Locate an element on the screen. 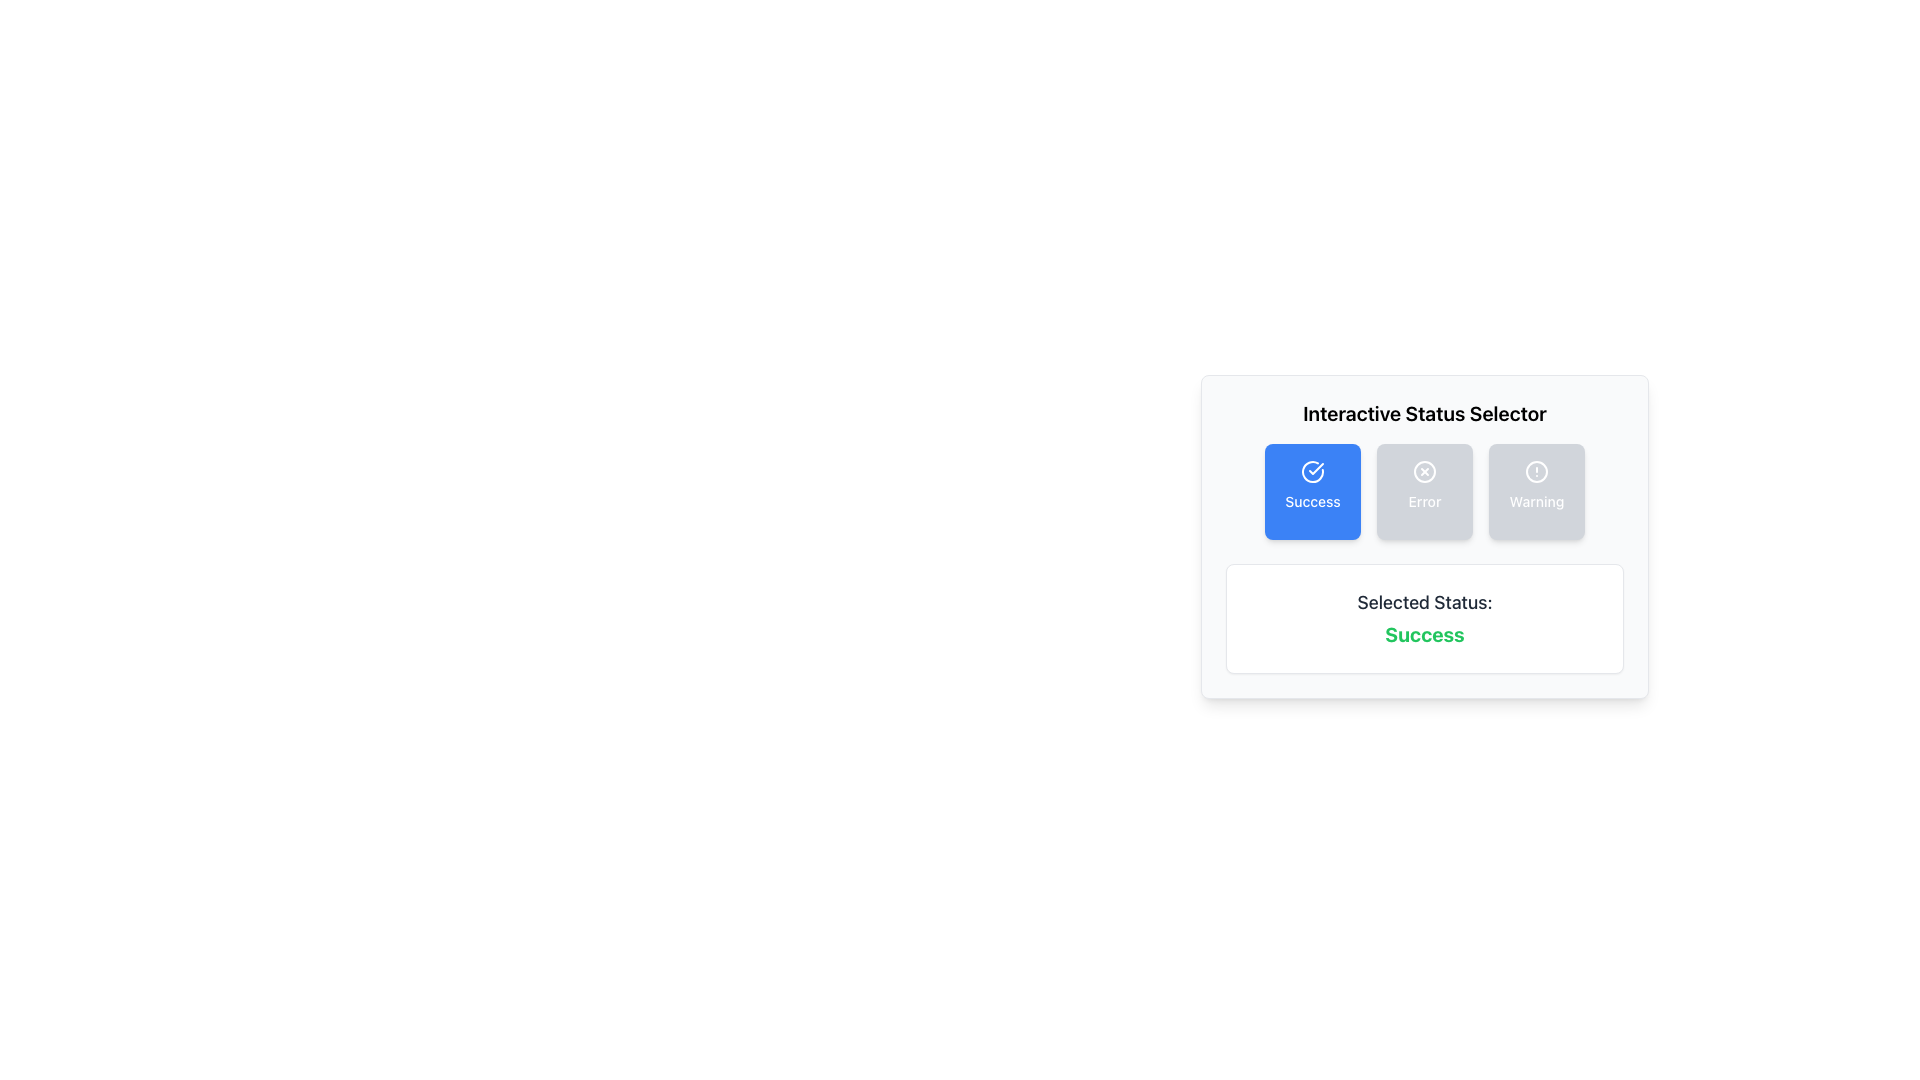 The width and height of the screenshot is (1920, 1080). the circular warning icon with an exclamation mark, located within the gray square labeled 'Warning', which is the last item in the row of three items ('Success', 'Error', 'Warning') is located at coordinates (1535, 471).